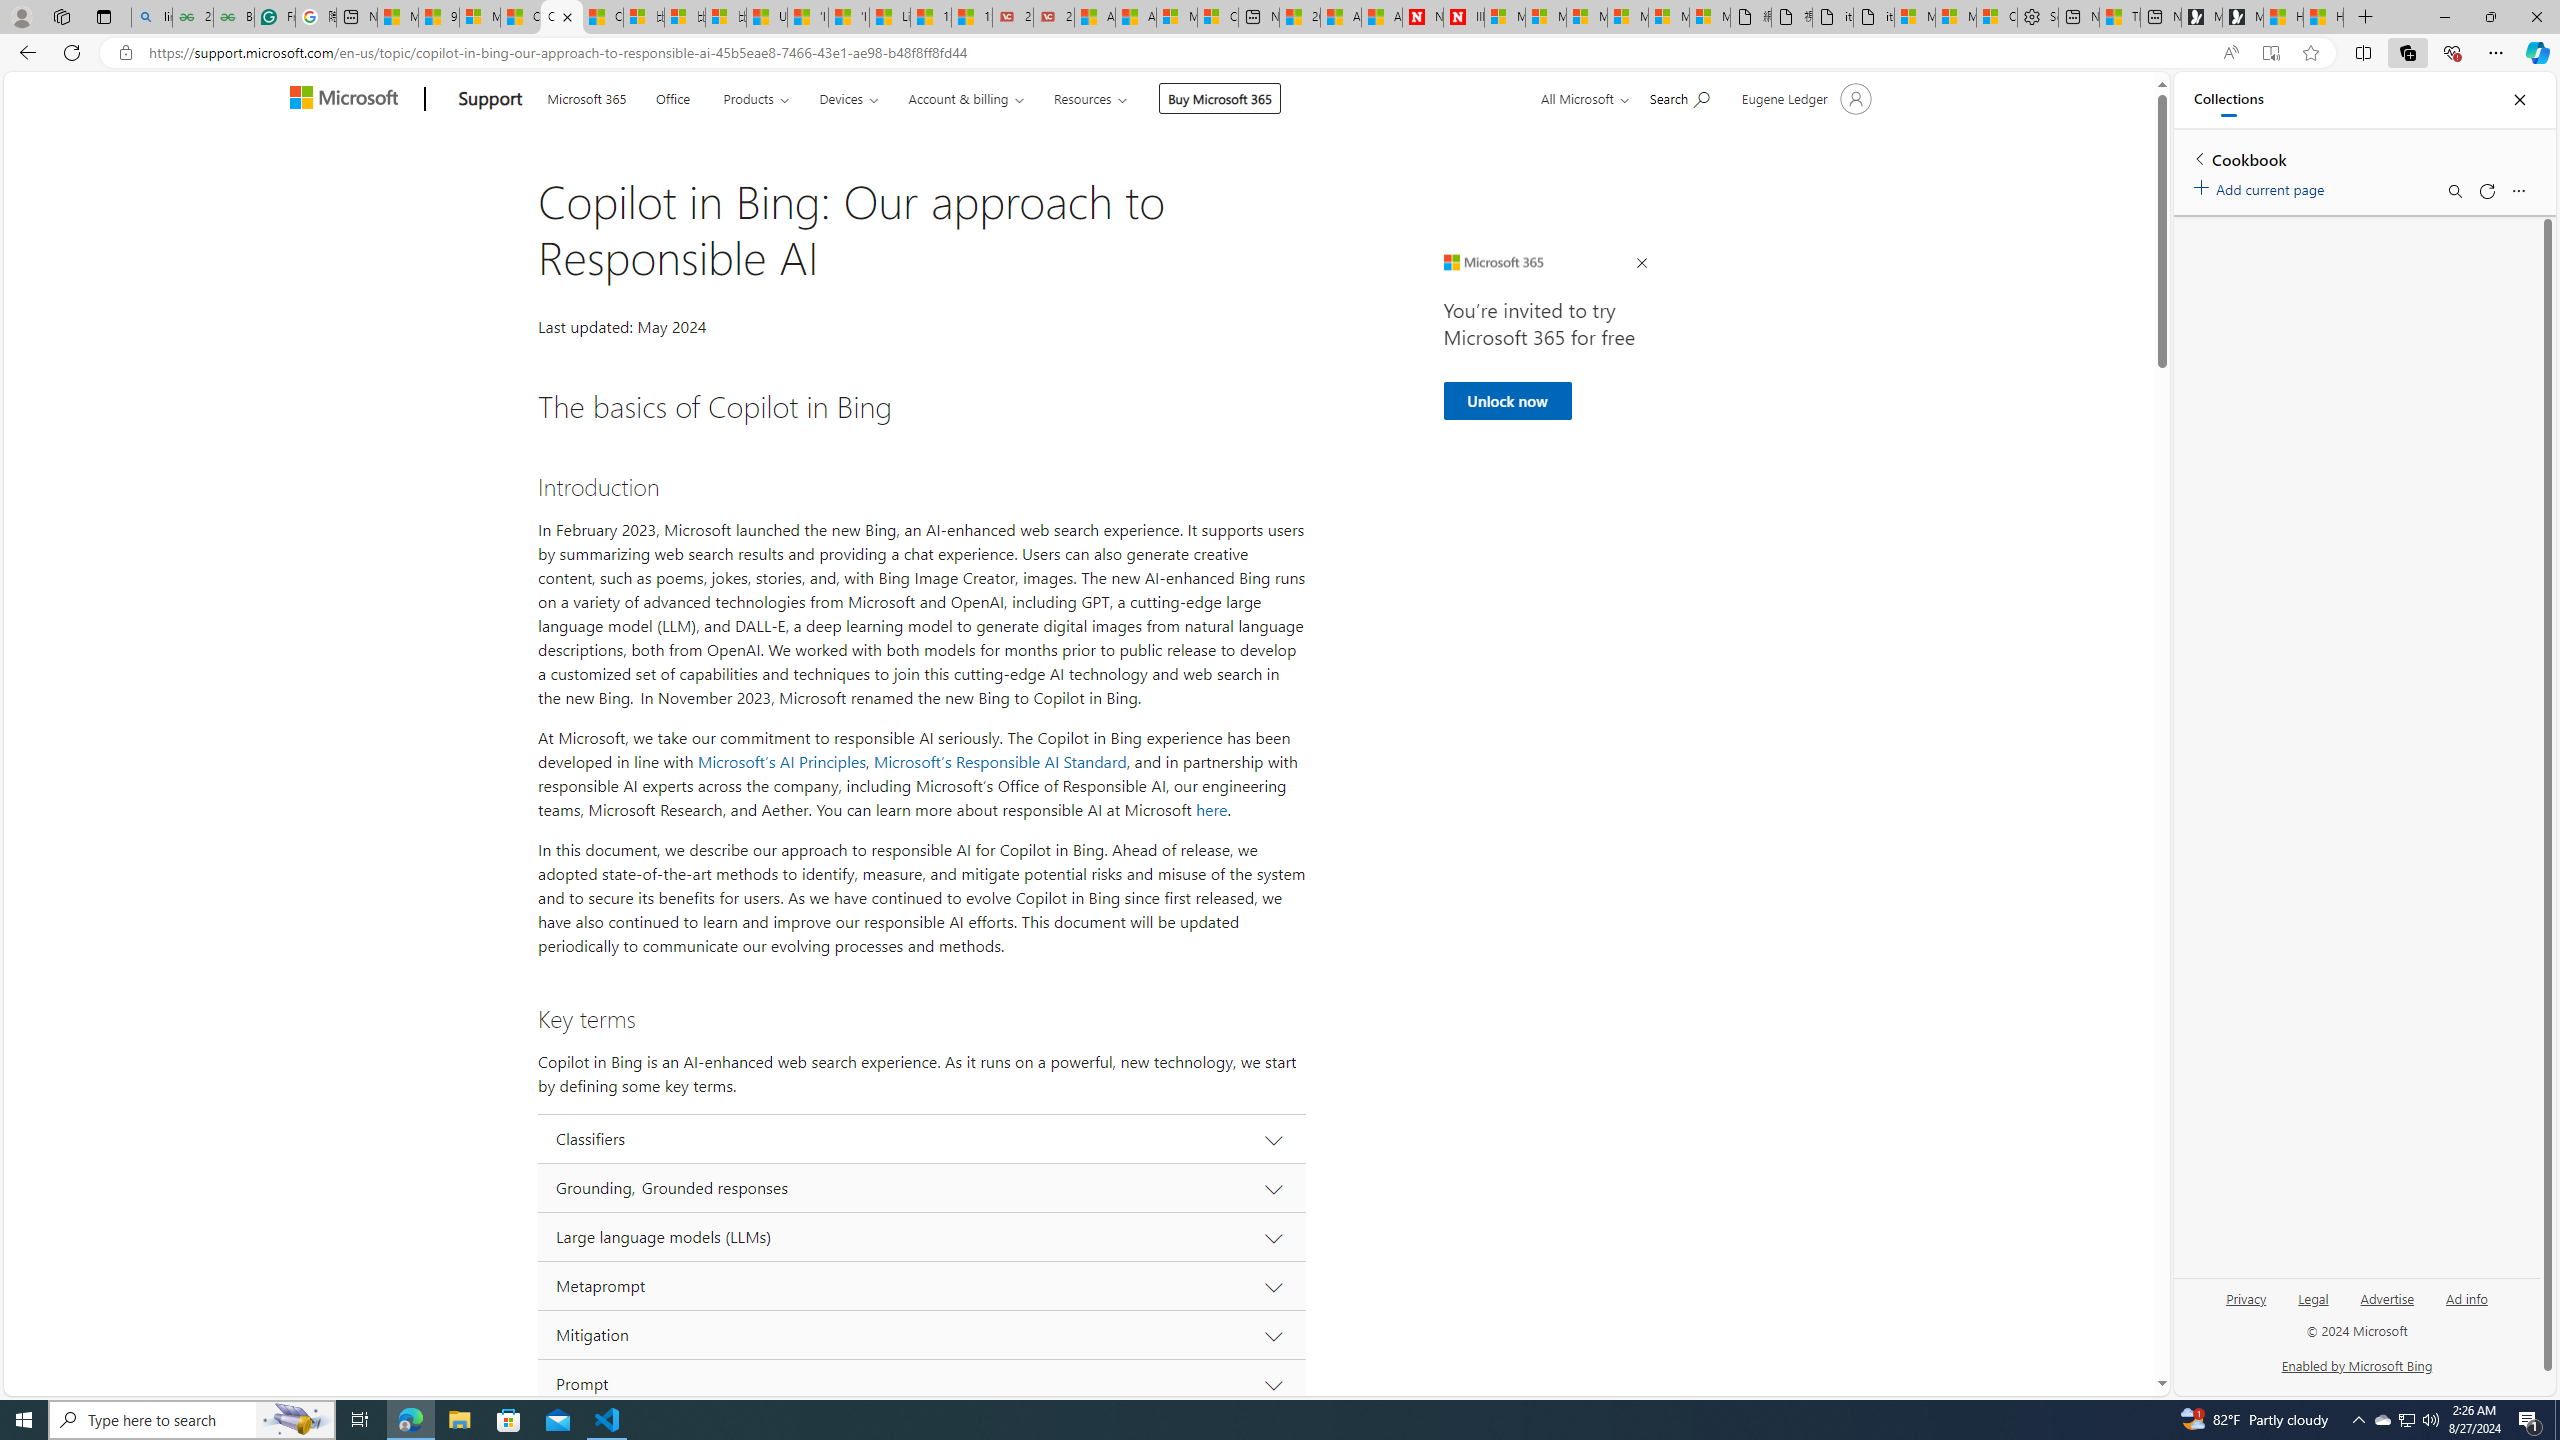 Image resolution: width=2560 pixels, height=1440 pixels. What do you see at coordinates (1216, 16) in the screenshot?
I see `'Cloud Computing Services | Microsoft Azure'` at bounding box center [1216, 16].